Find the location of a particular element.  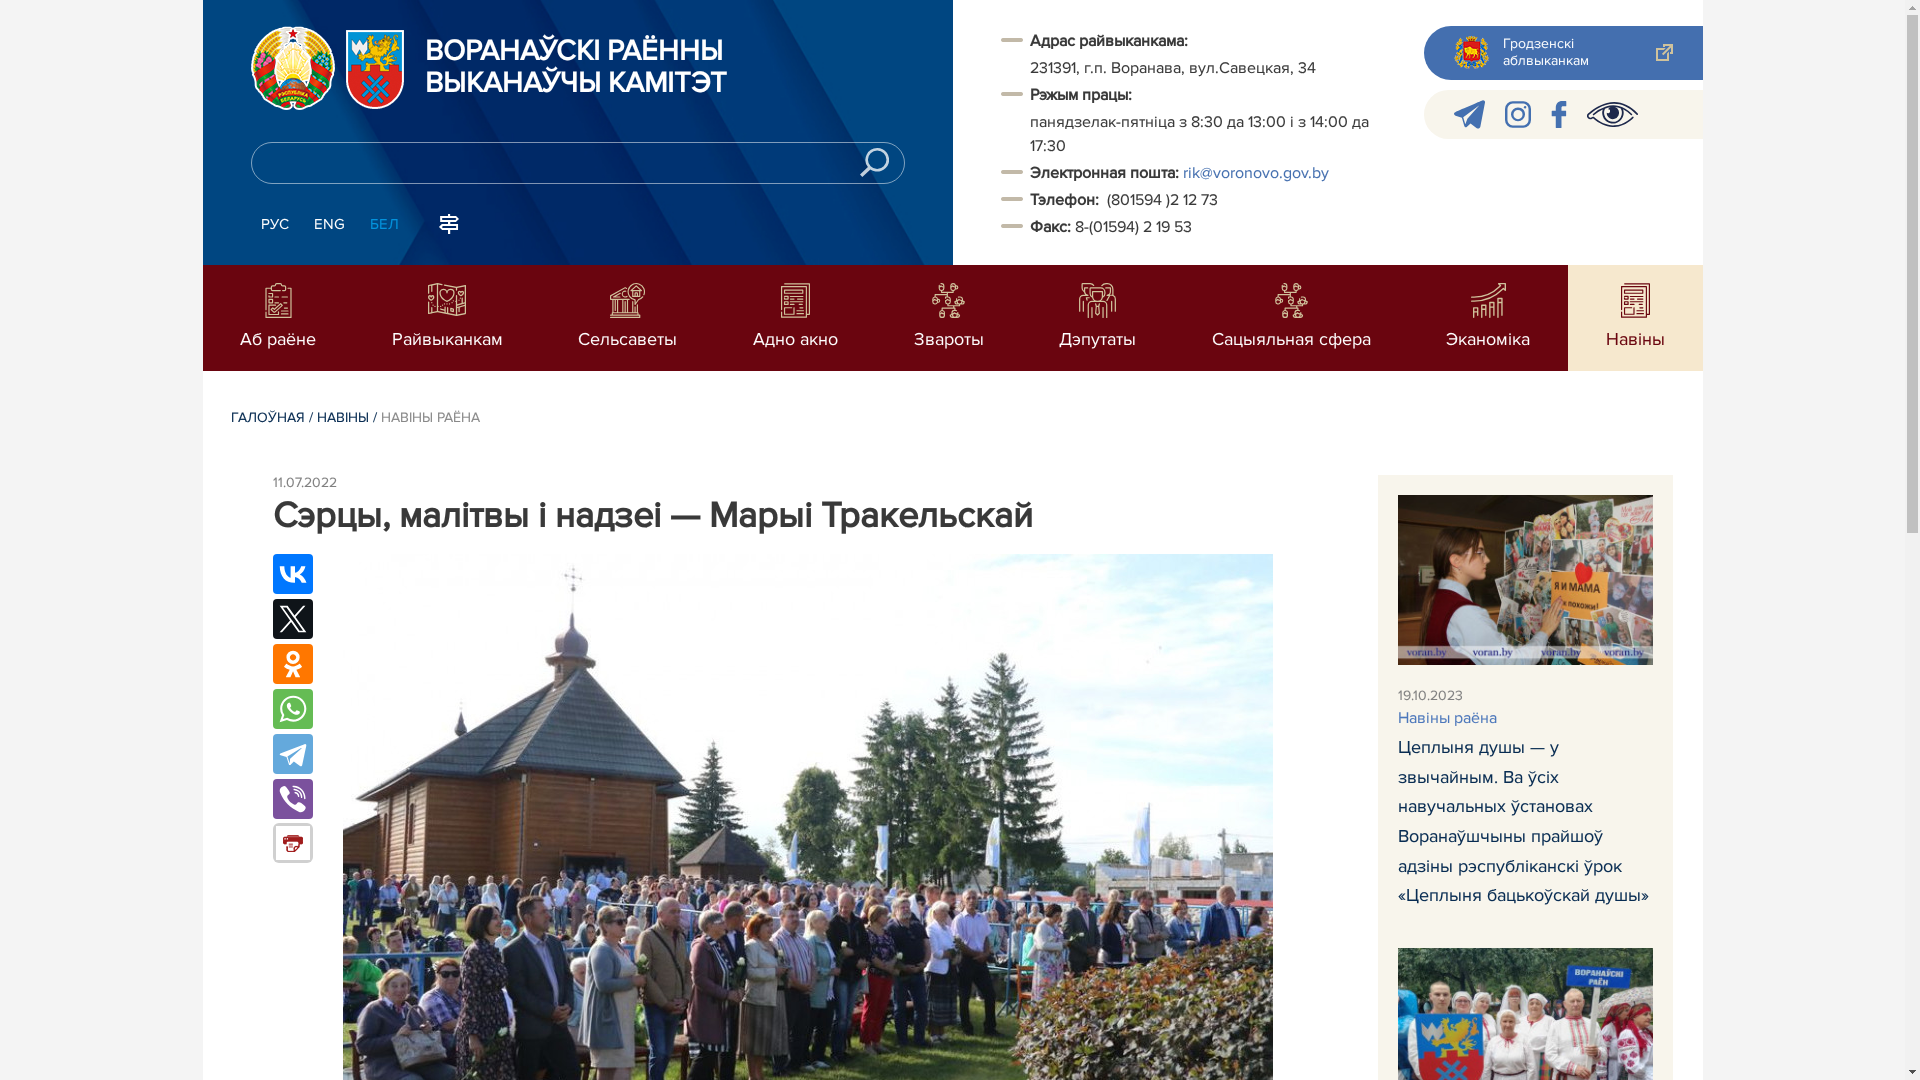

'rik@voronovo.gov.by' is located at coordinates (1181, 172).